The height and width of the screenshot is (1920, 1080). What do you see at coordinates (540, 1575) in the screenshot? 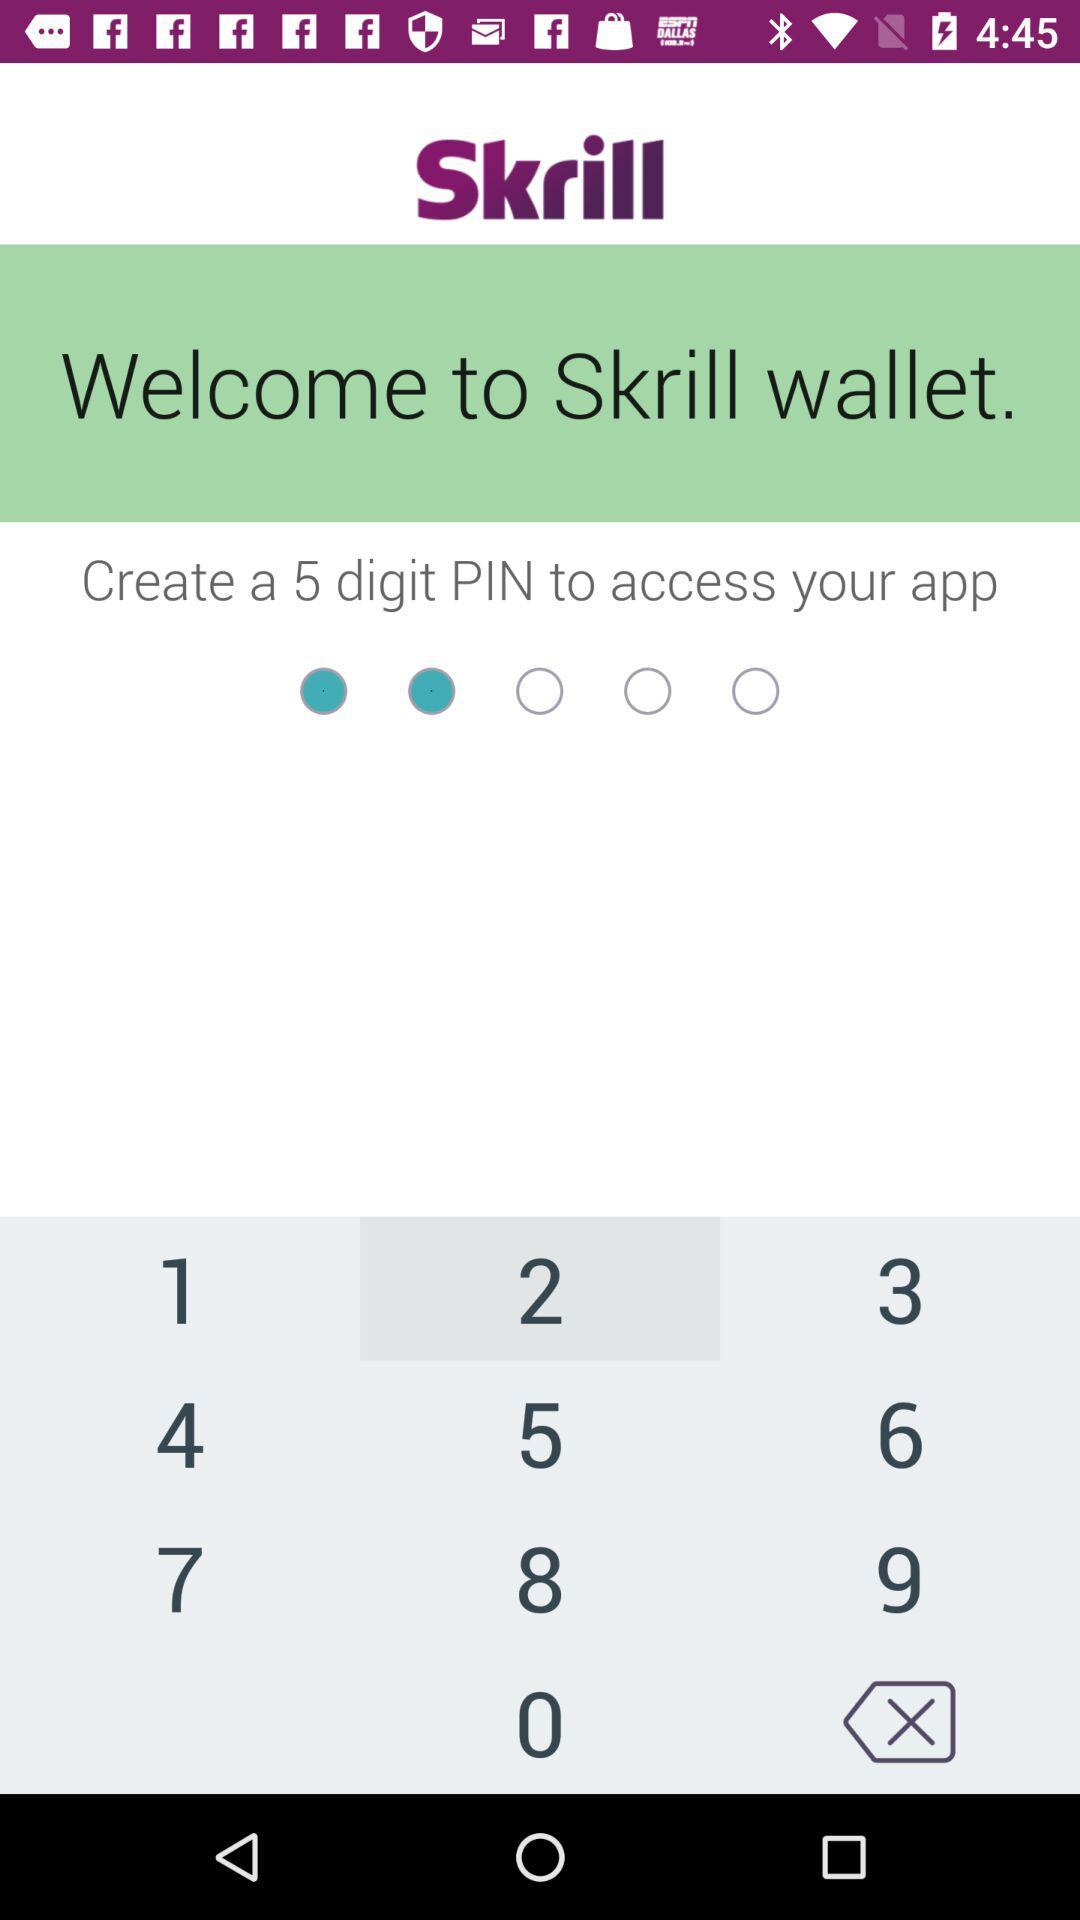
I see `the item next to 4 icon` at bounding box center [540, 1575].